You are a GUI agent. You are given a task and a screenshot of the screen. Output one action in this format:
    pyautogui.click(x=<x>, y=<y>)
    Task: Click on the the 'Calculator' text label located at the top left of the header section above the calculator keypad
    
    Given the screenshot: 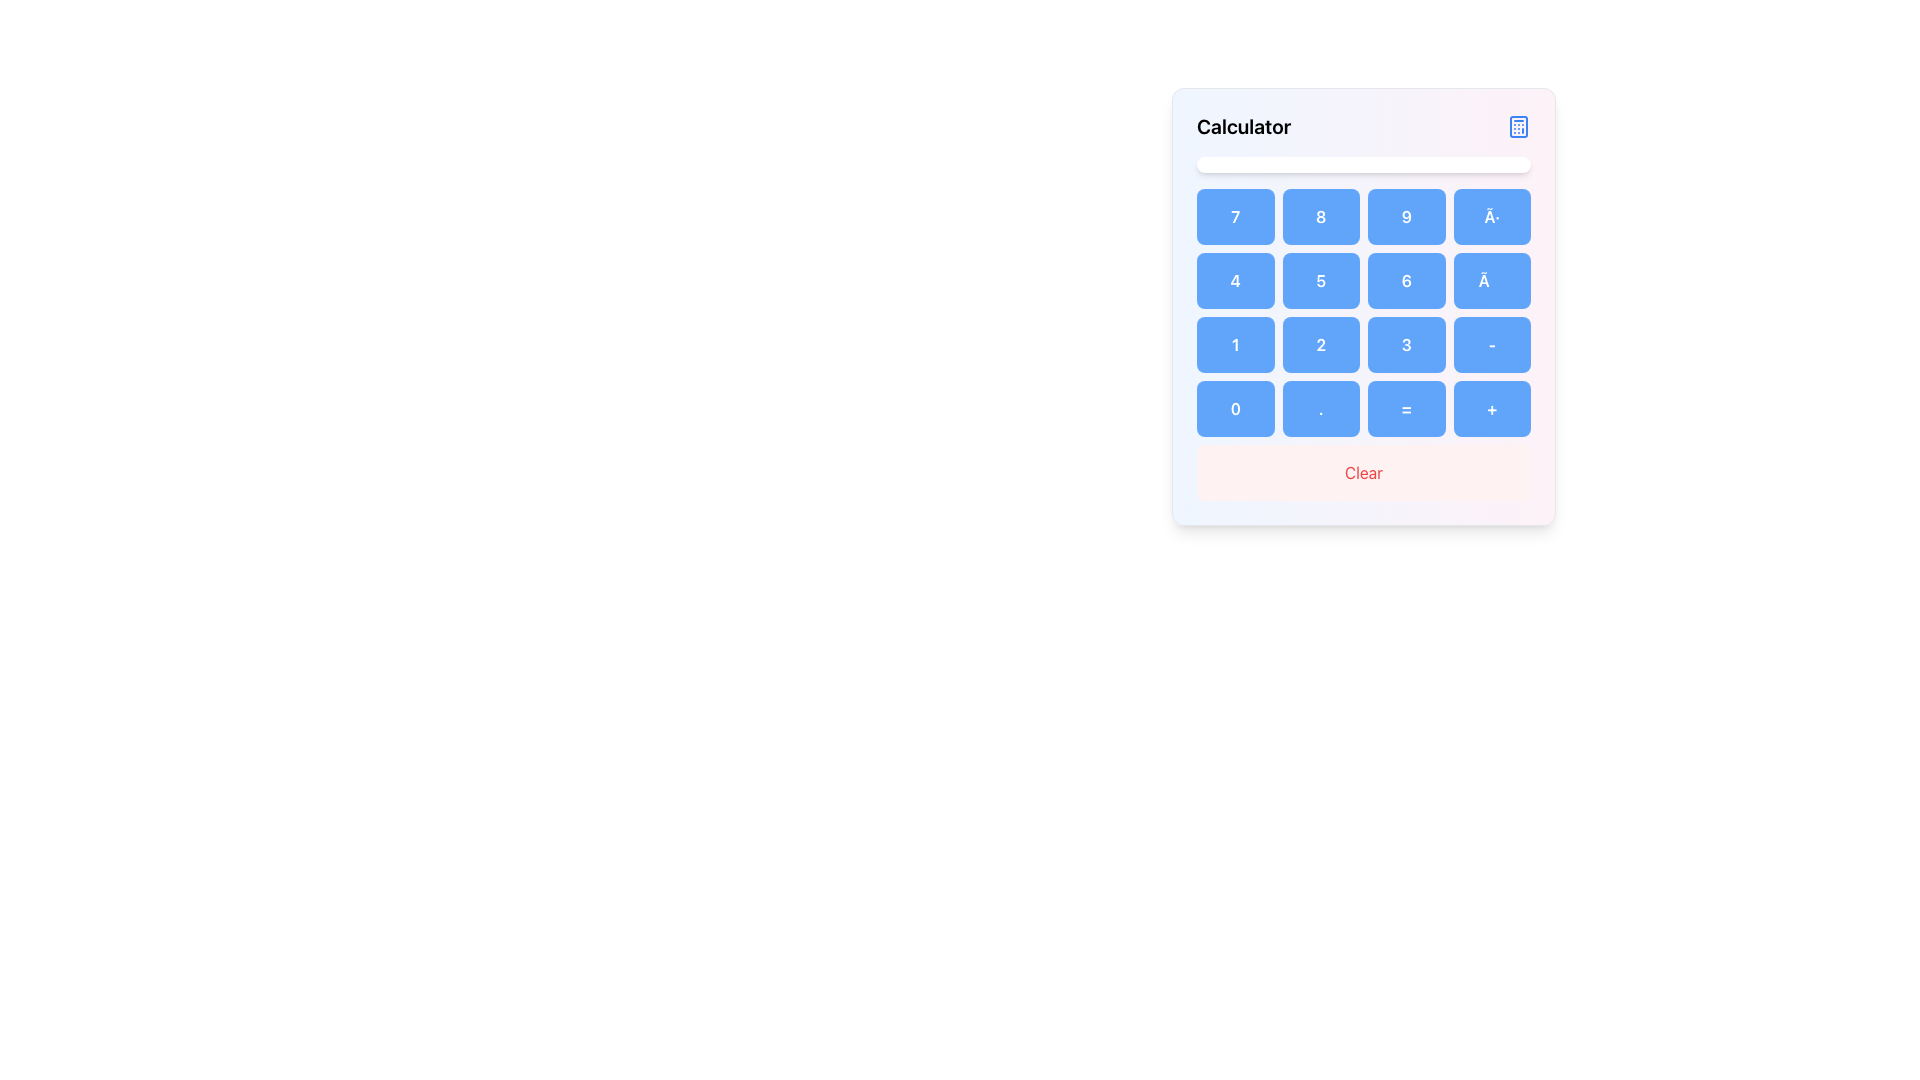 What is the action you would take?
    pyautogui.click(x=1243, y=127)
    